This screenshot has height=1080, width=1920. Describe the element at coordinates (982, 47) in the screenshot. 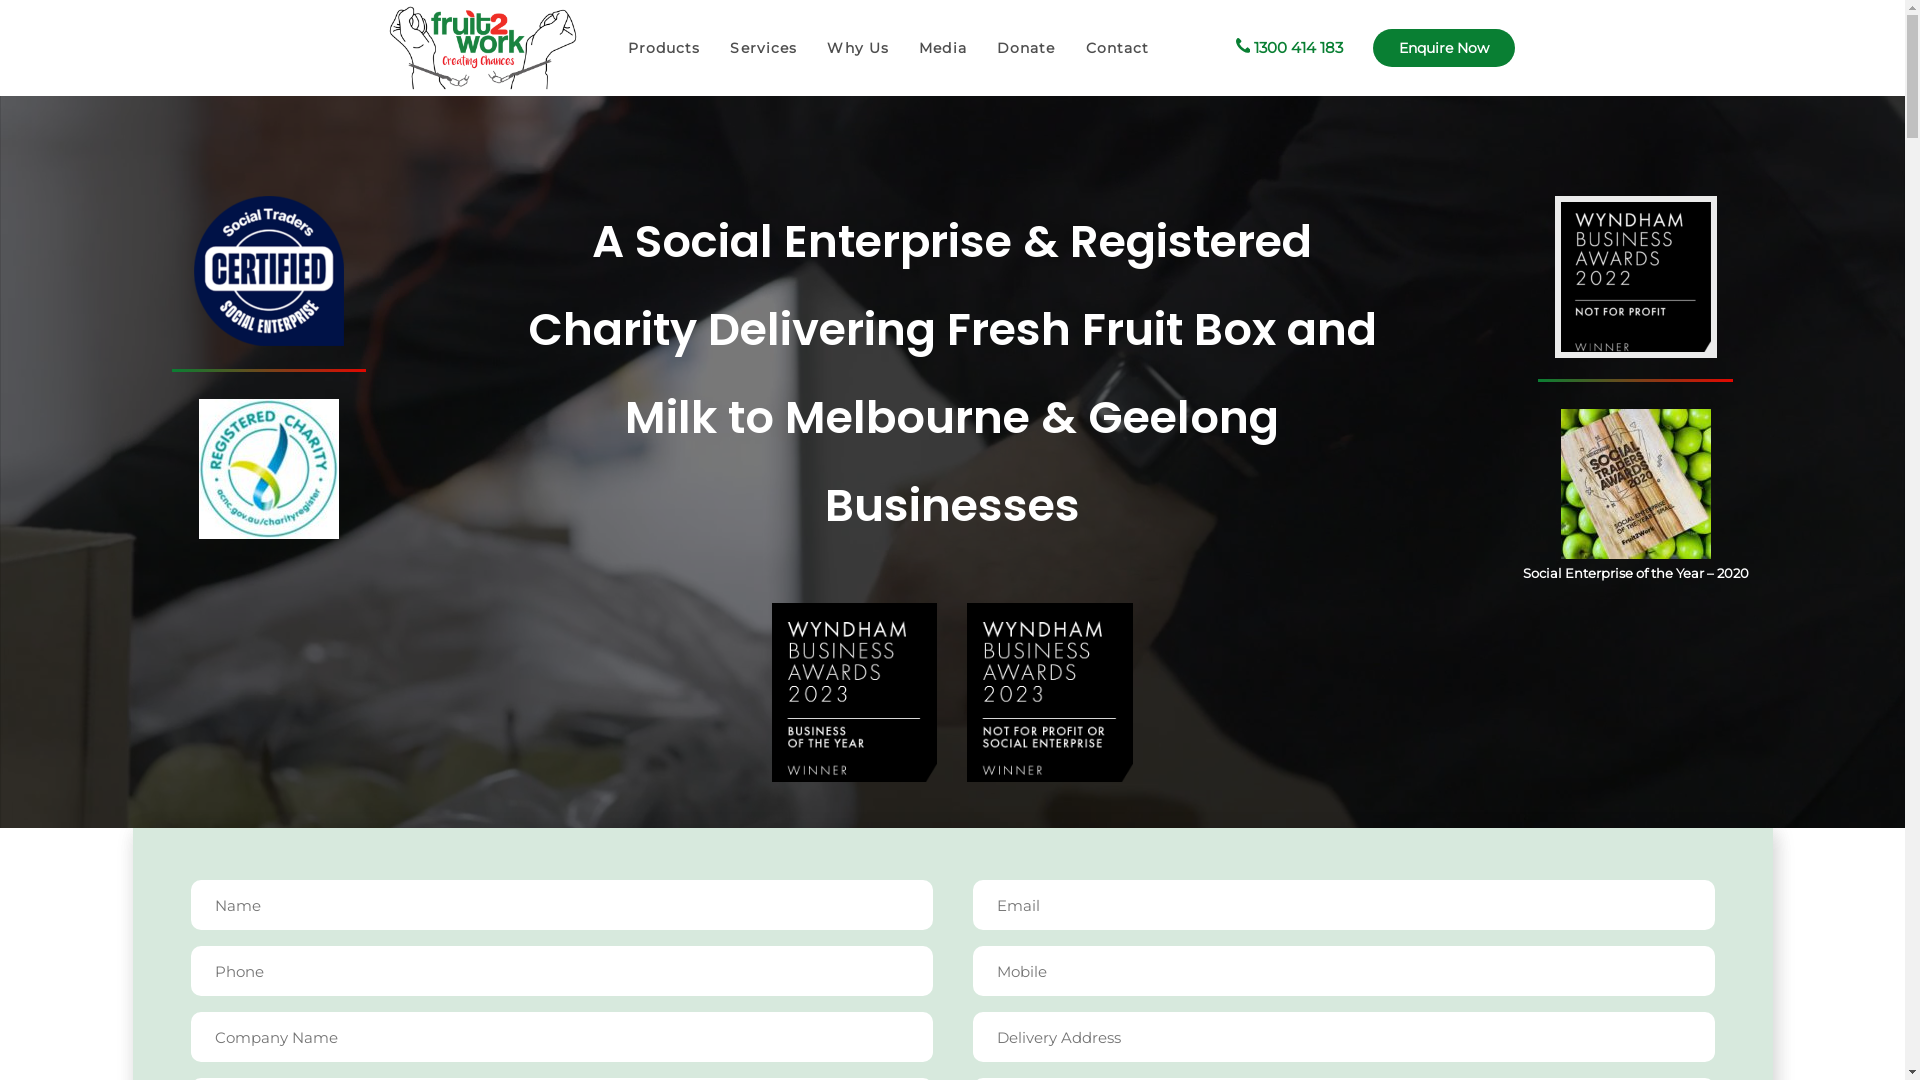

I see `'Donate'` at that location.